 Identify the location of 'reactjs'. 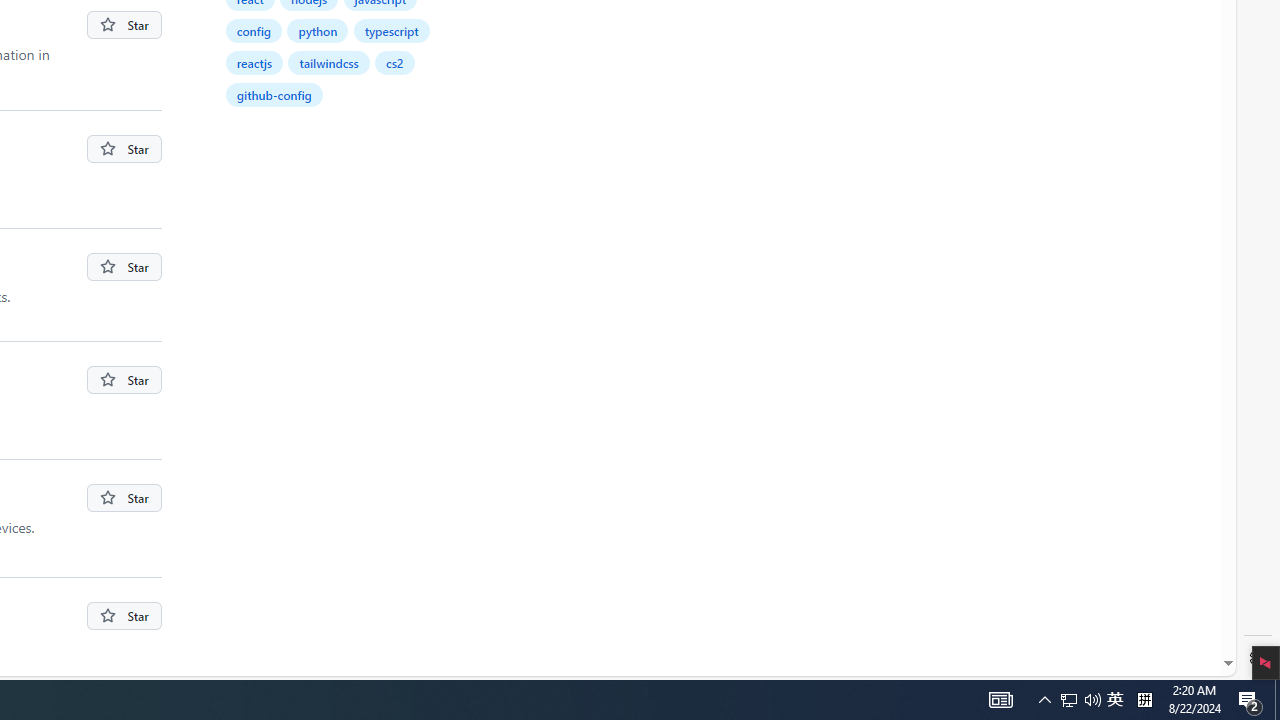
(254, 61).